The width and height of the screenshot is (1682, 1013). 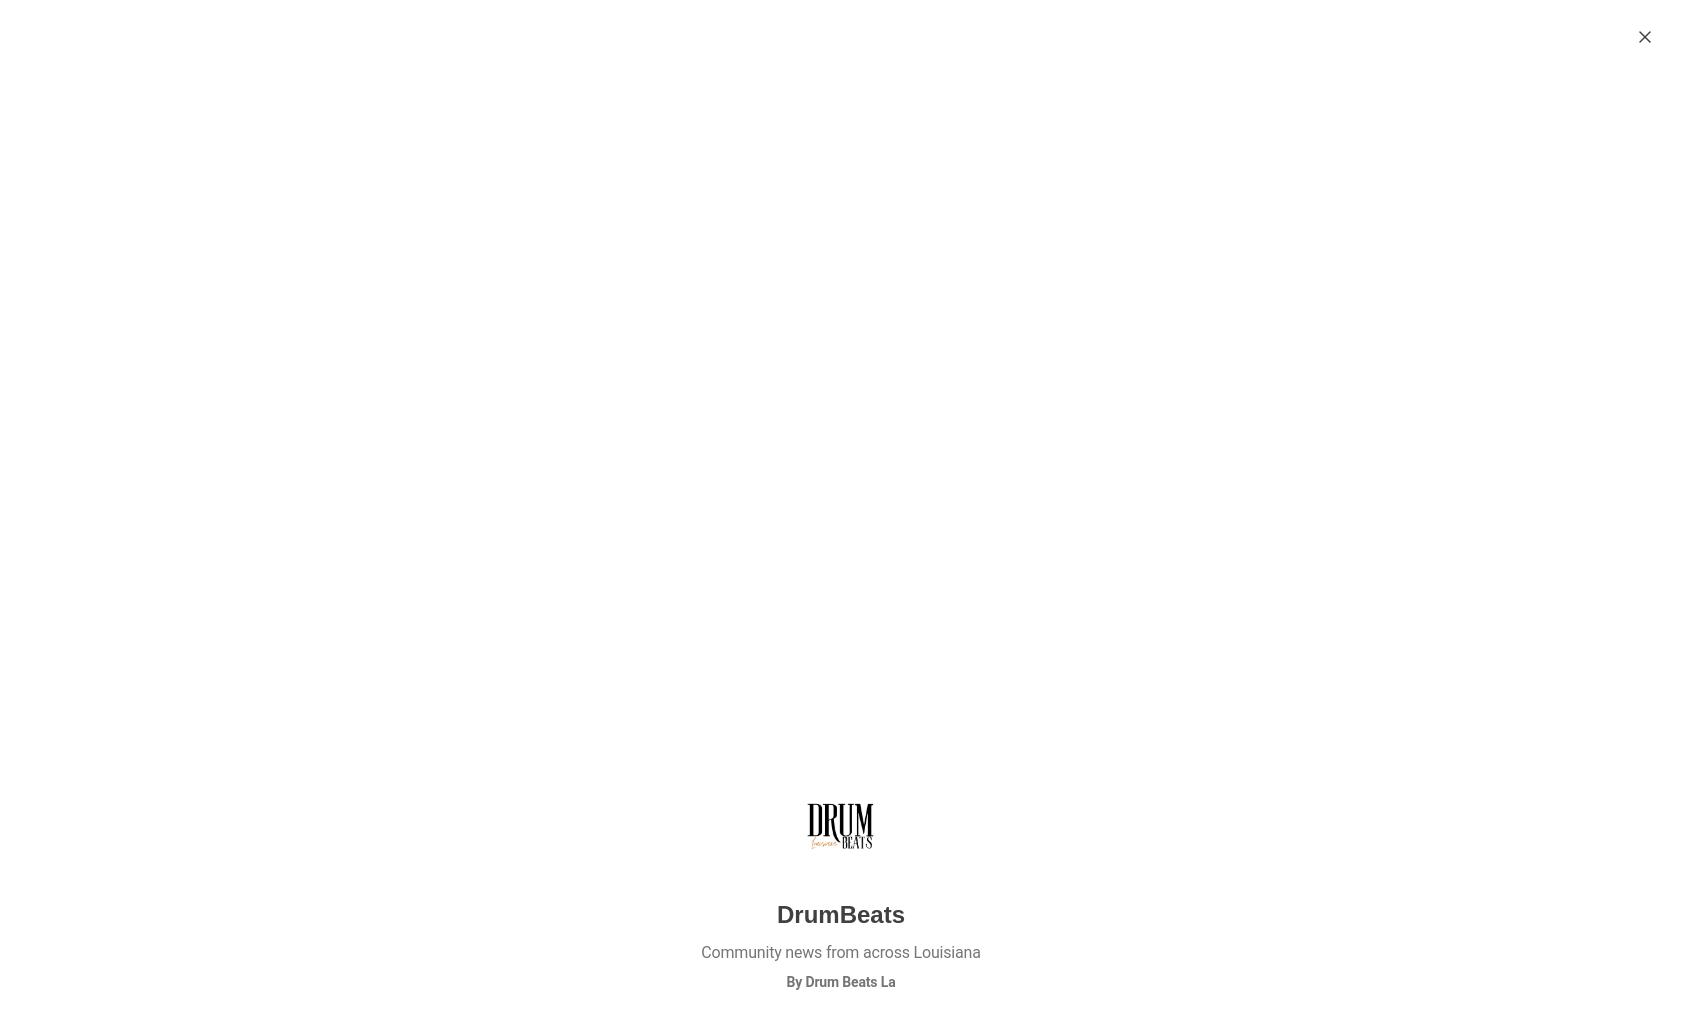 I want to click on 'Oct 21', so click(x=793, y=811).